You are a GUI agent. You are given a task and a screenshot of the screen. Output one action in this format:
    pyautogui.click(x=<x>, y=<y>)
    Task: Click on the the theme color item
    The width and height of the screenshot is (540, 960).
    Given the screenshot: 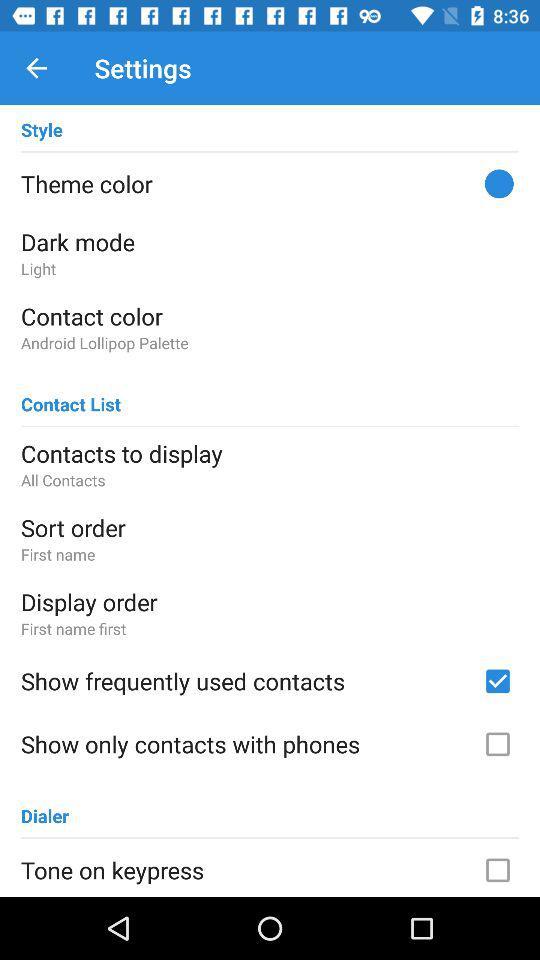 What is the action you would take?
    pyautogui.click(x=270, y=183)
    